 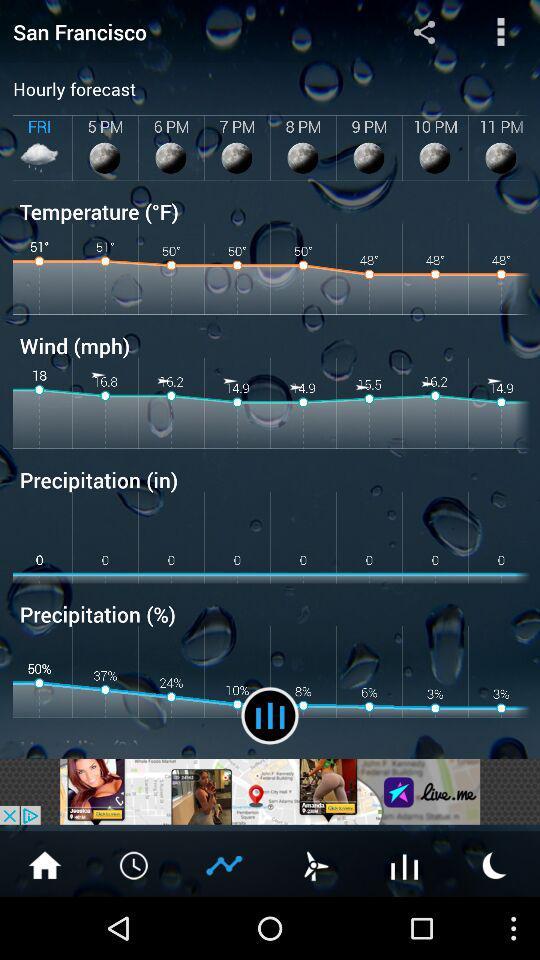 What do you see at coordinates (270, 765) in the screenshot?
I see `the pause icon` at bounding box center [270, 765].